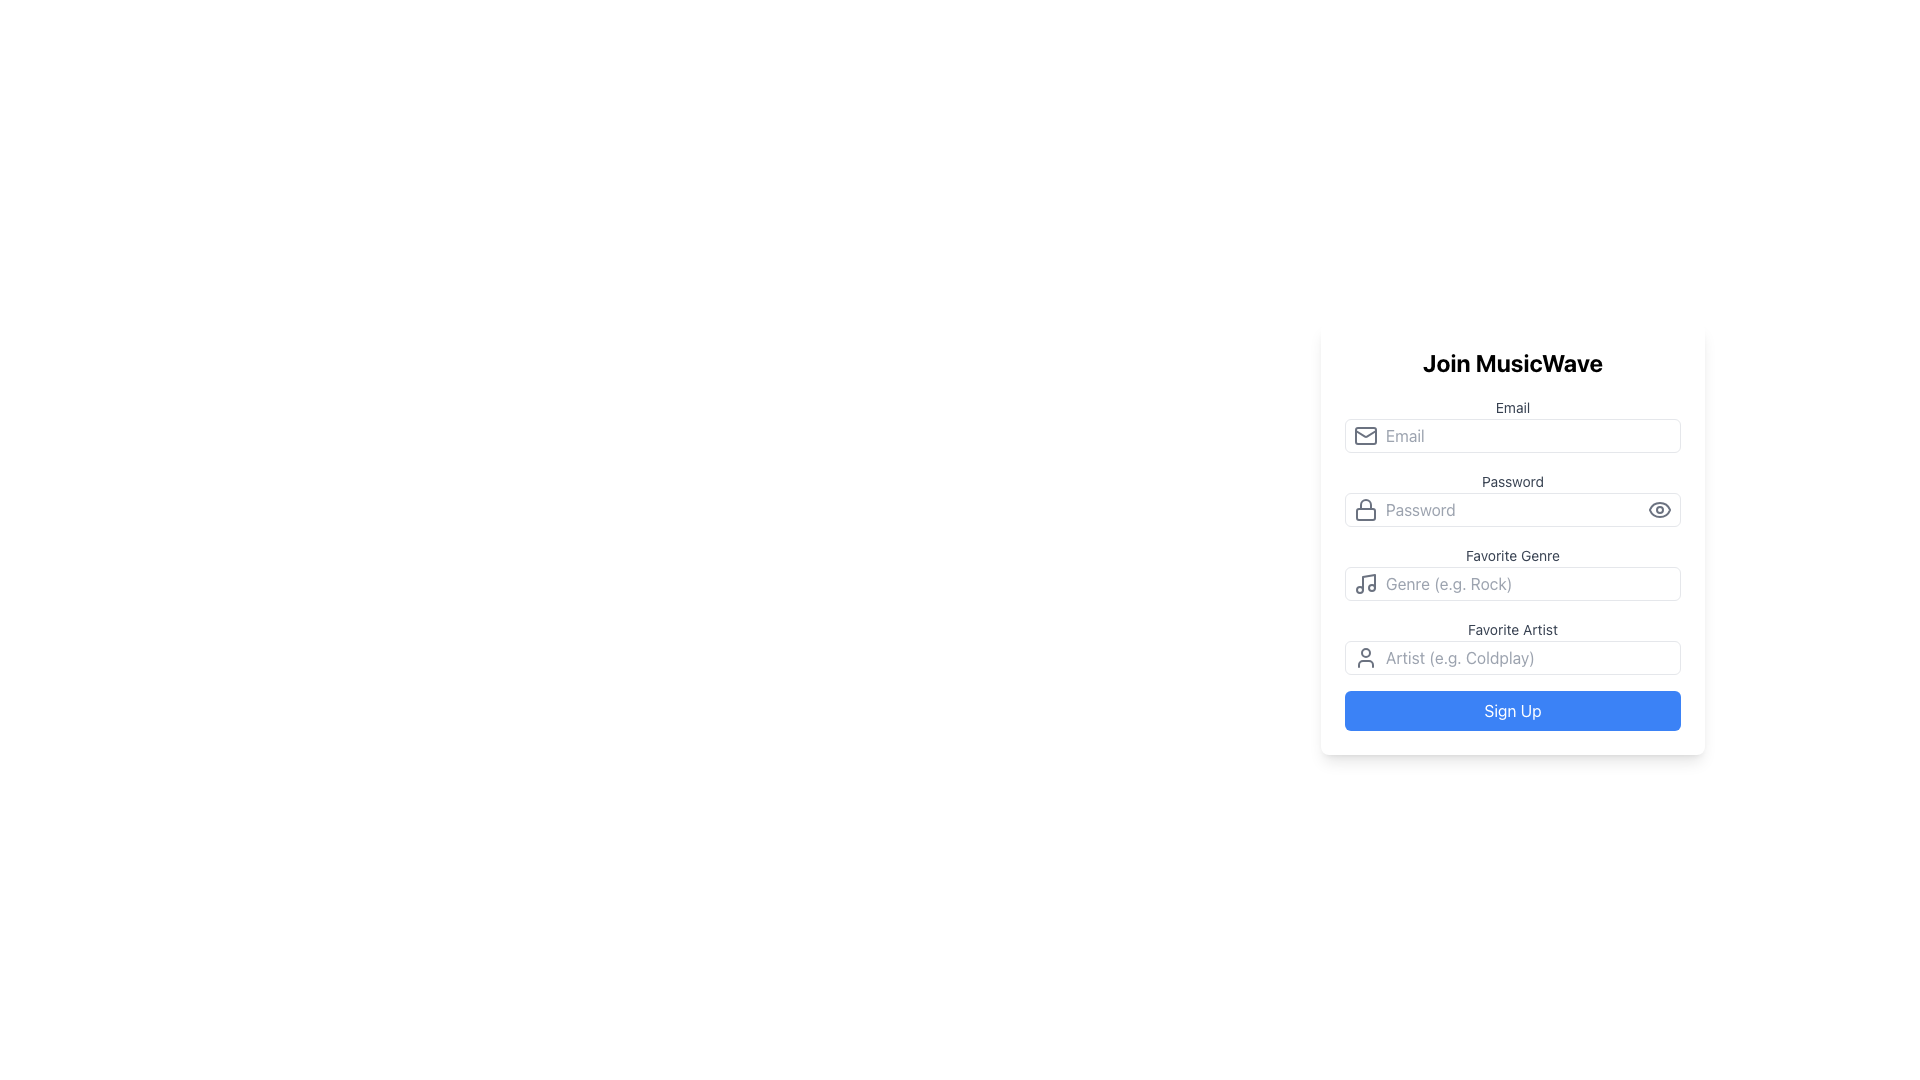 The width and height of the screenshot is (1920, 1080). What do you see at coordinates (1512, 563) in the screenshot?
I see `the 'Favorite Genre' label to refocus the input field for entering the user's preferred music genre` at bounding box center [1512, 563].